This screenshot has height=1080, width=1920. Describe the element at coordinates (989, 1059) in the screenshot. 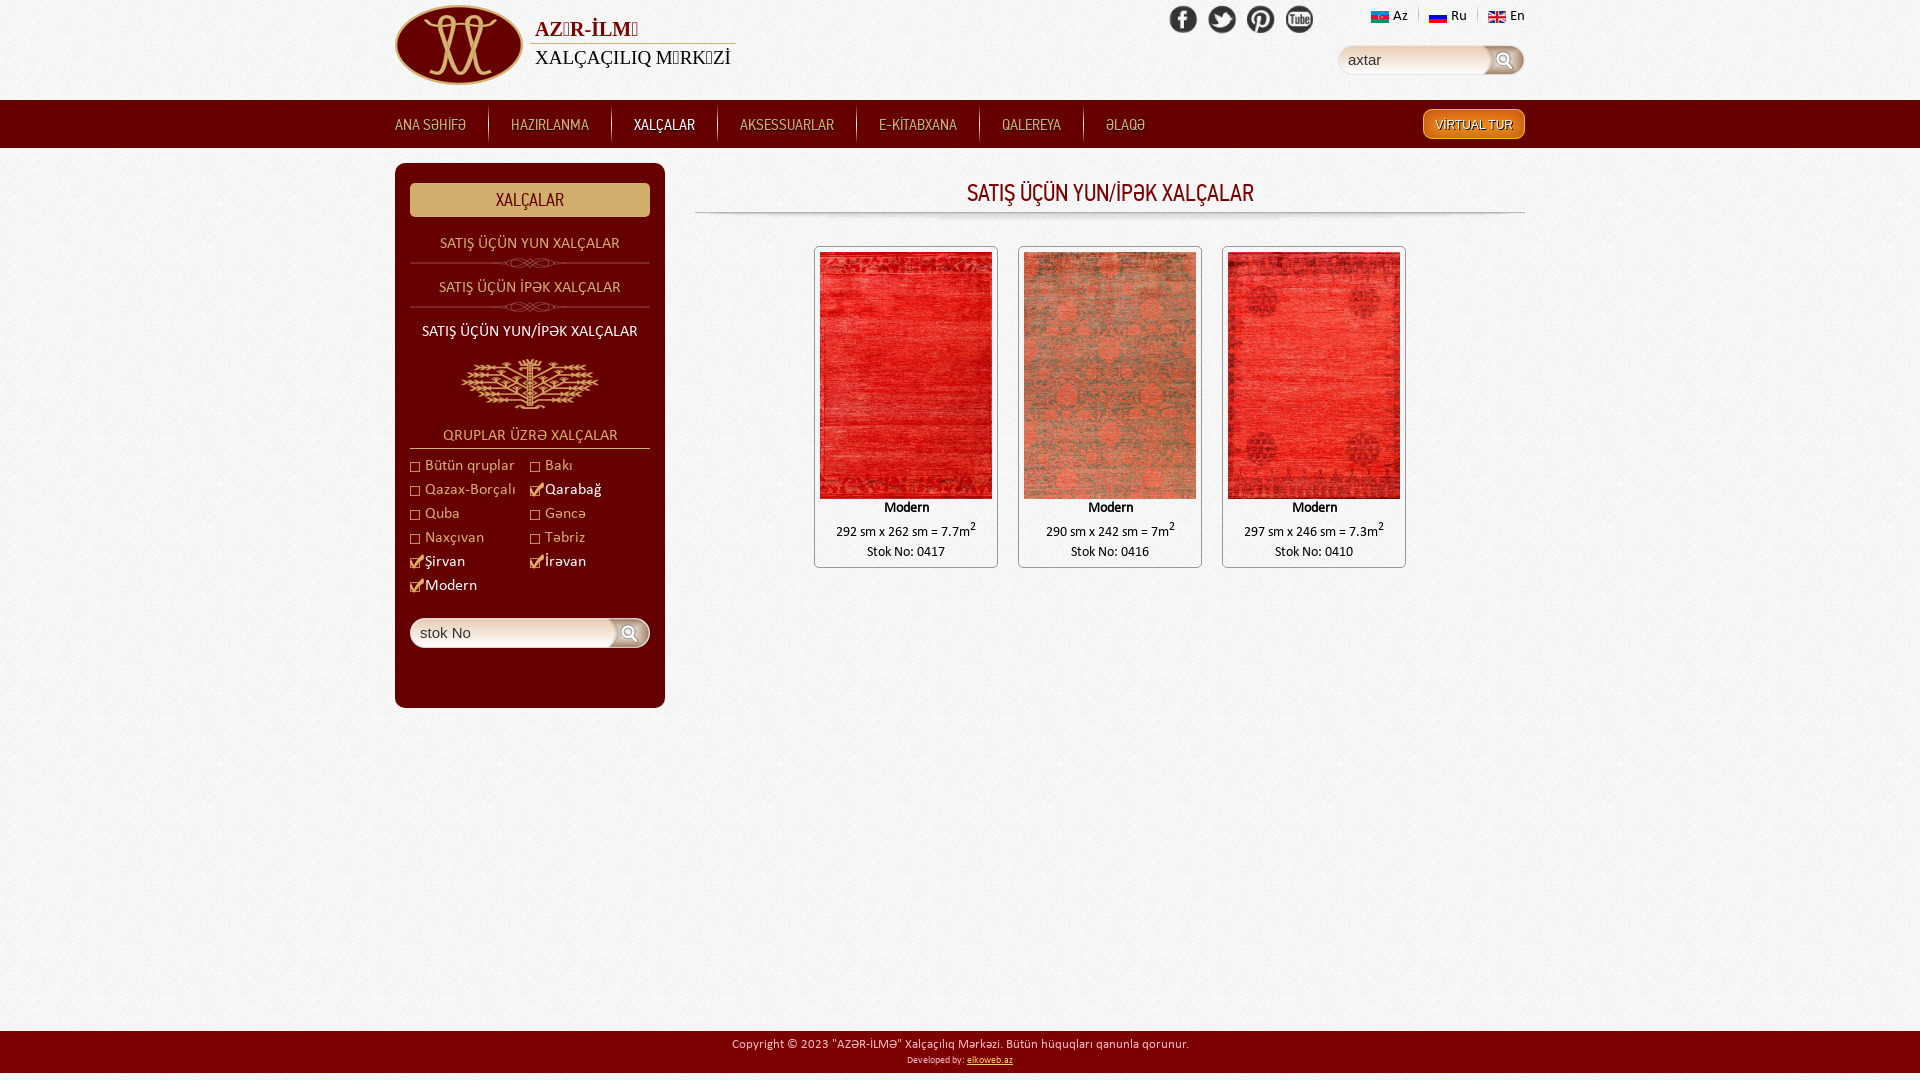

I see `'elkoweb.az'` at that location.